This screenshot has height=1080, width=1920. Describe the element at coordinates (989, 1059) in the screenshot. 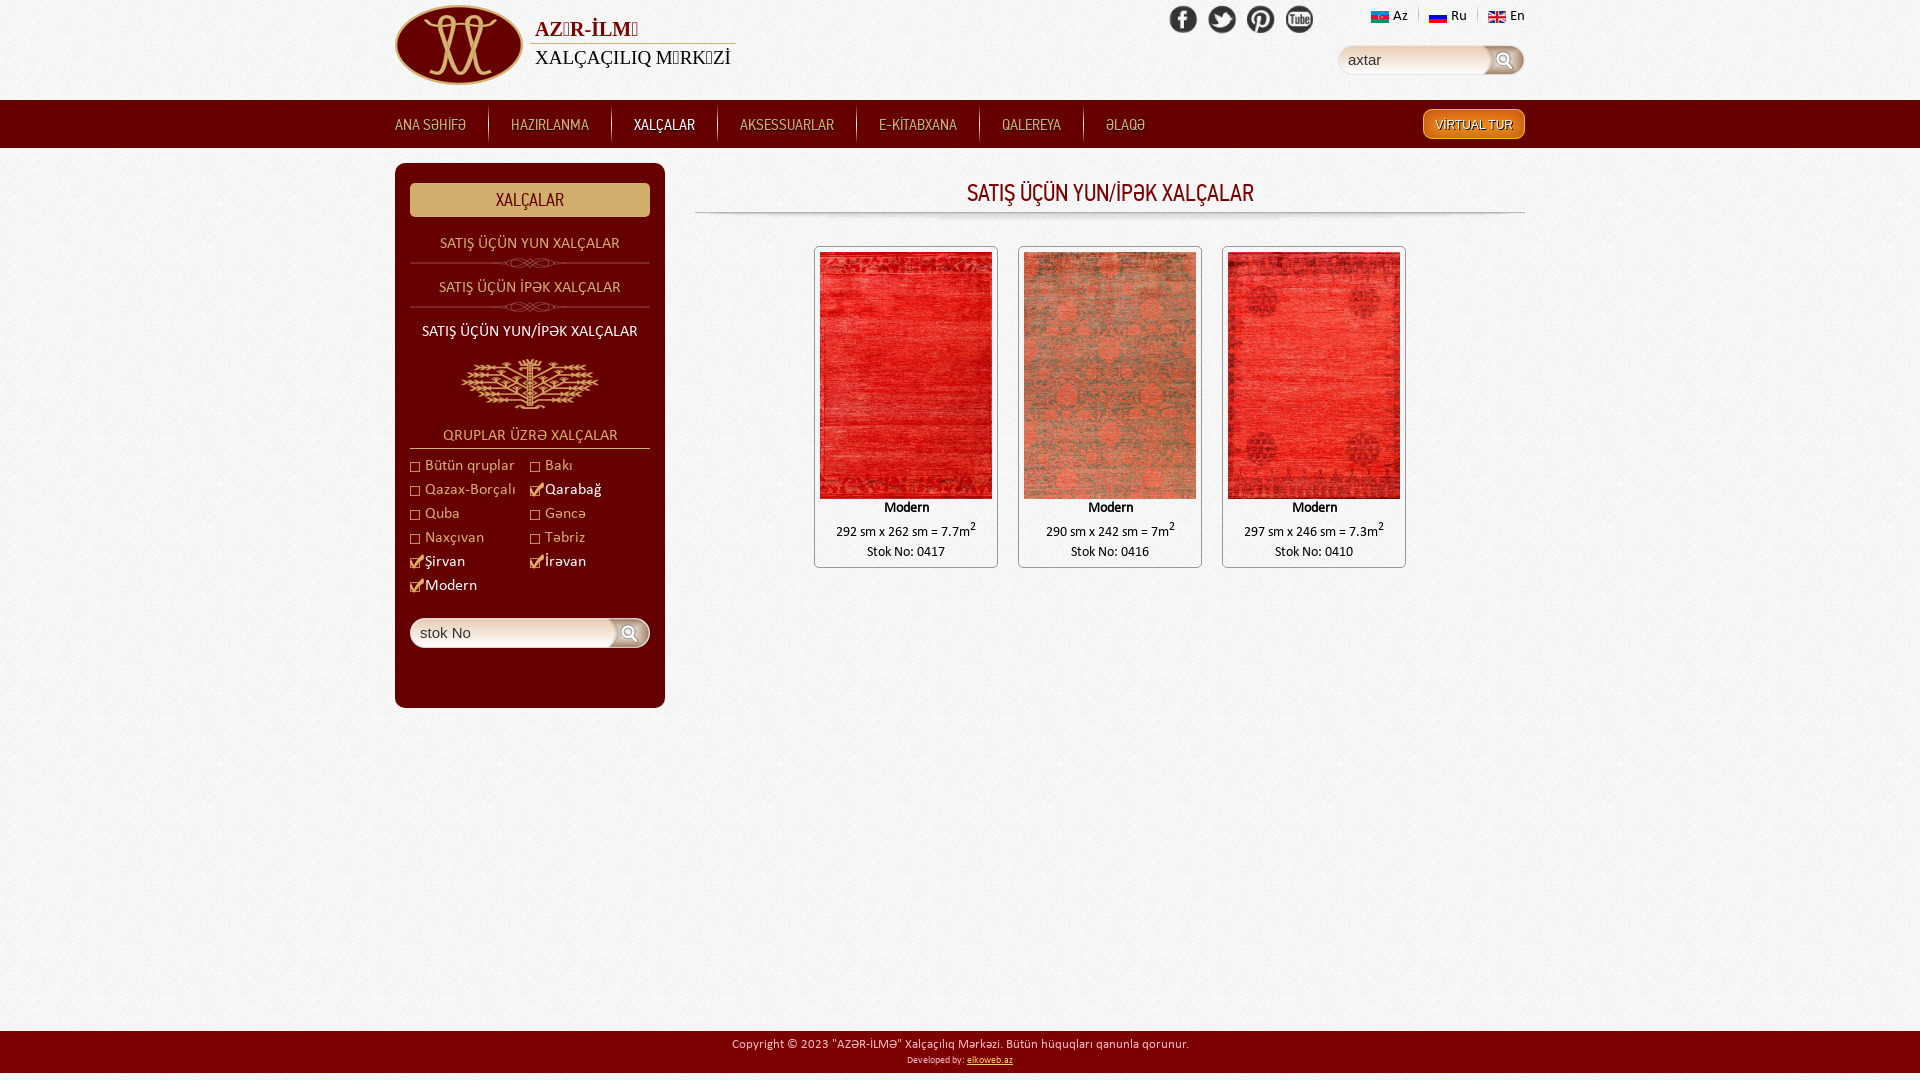

I see `'elkoweb.az'` at that location.